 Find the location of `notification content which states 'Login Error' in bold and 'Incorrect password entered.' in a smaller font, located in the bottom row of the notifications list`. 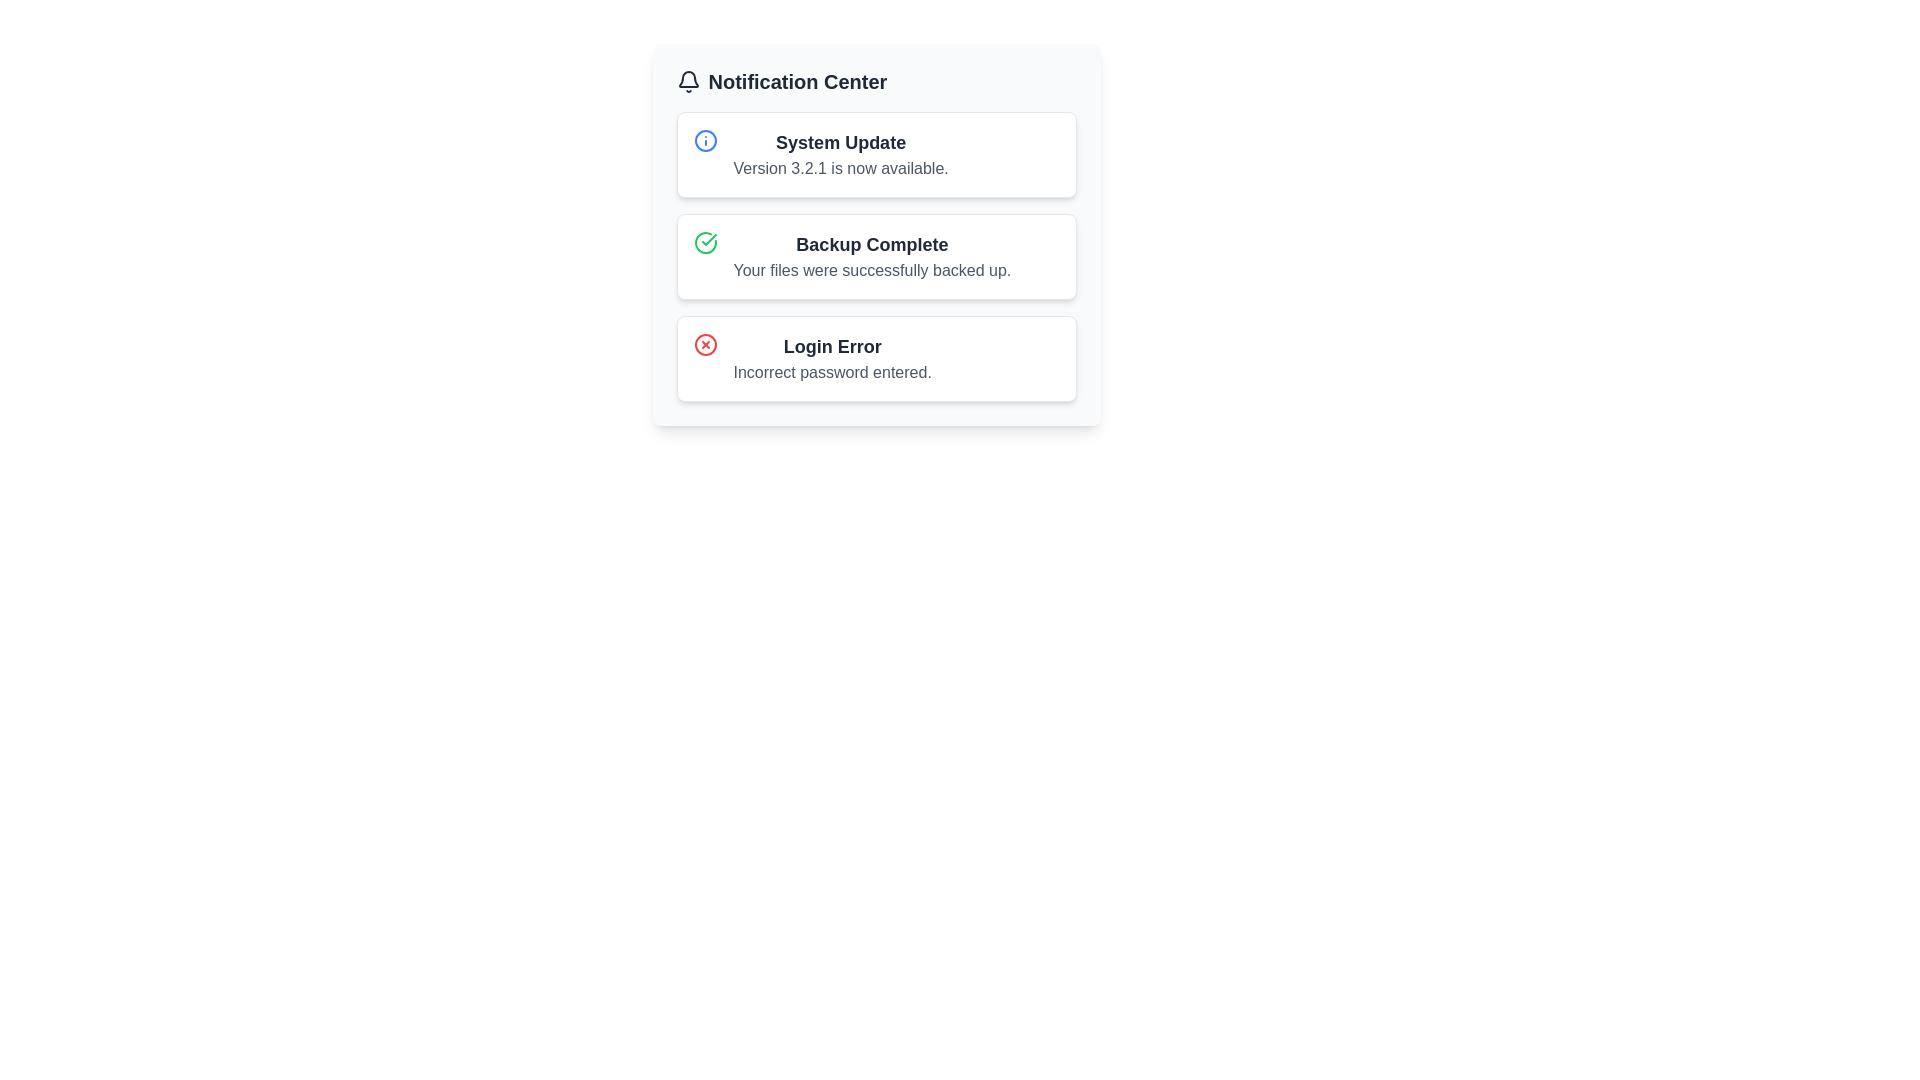

notification content which states 'Login Error' in bold and 'Incorrect password entered.' in a smaller font, located in the bottom row of the notifications list is located at coordinates (832, 357).